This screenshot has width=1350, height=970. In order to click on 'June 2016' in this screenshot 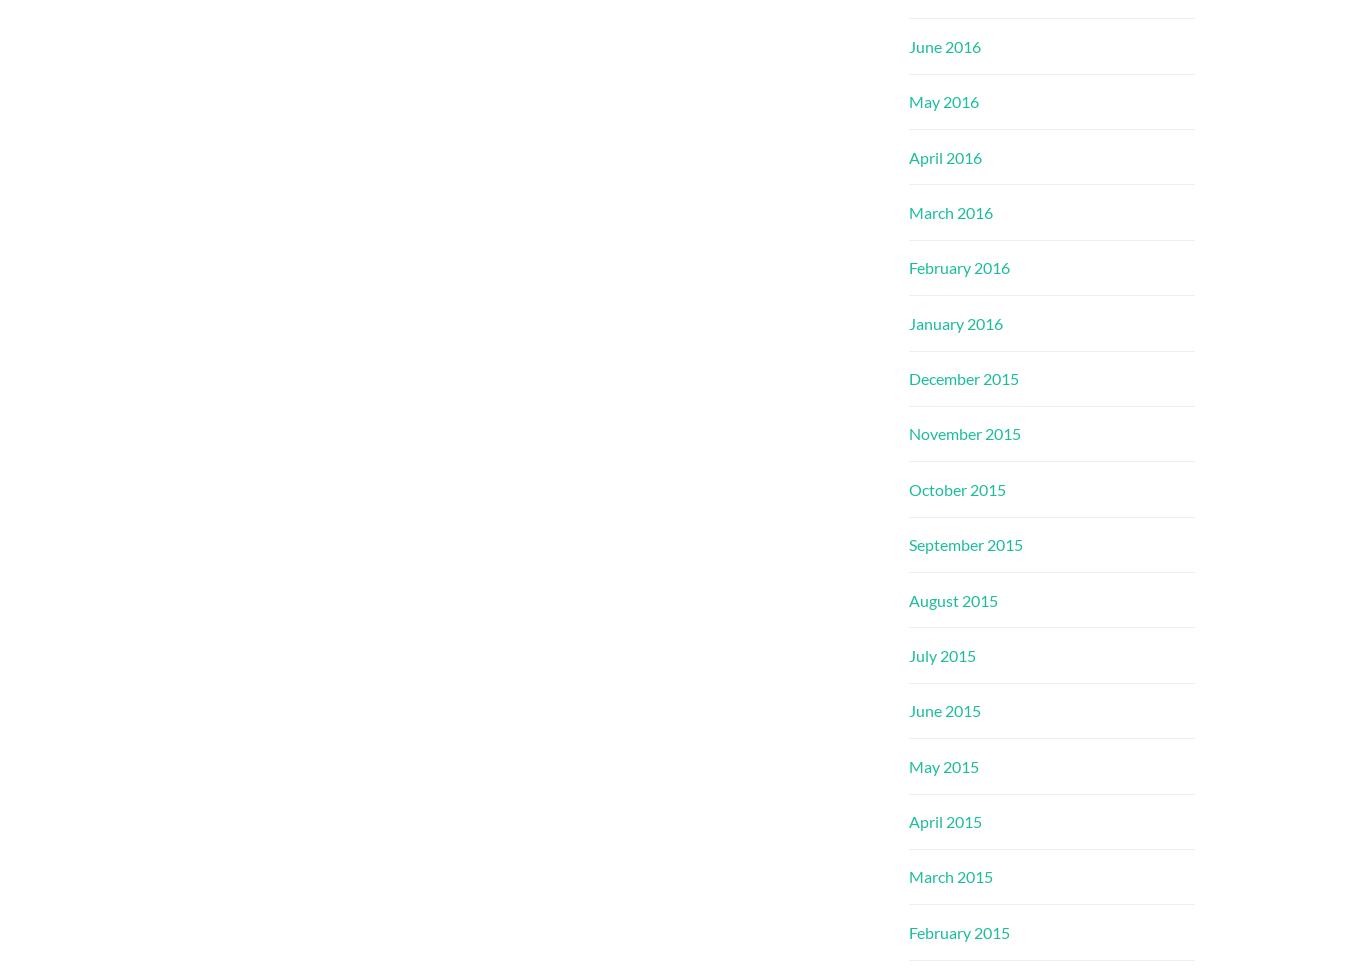, I will do `click(943, 45)`.